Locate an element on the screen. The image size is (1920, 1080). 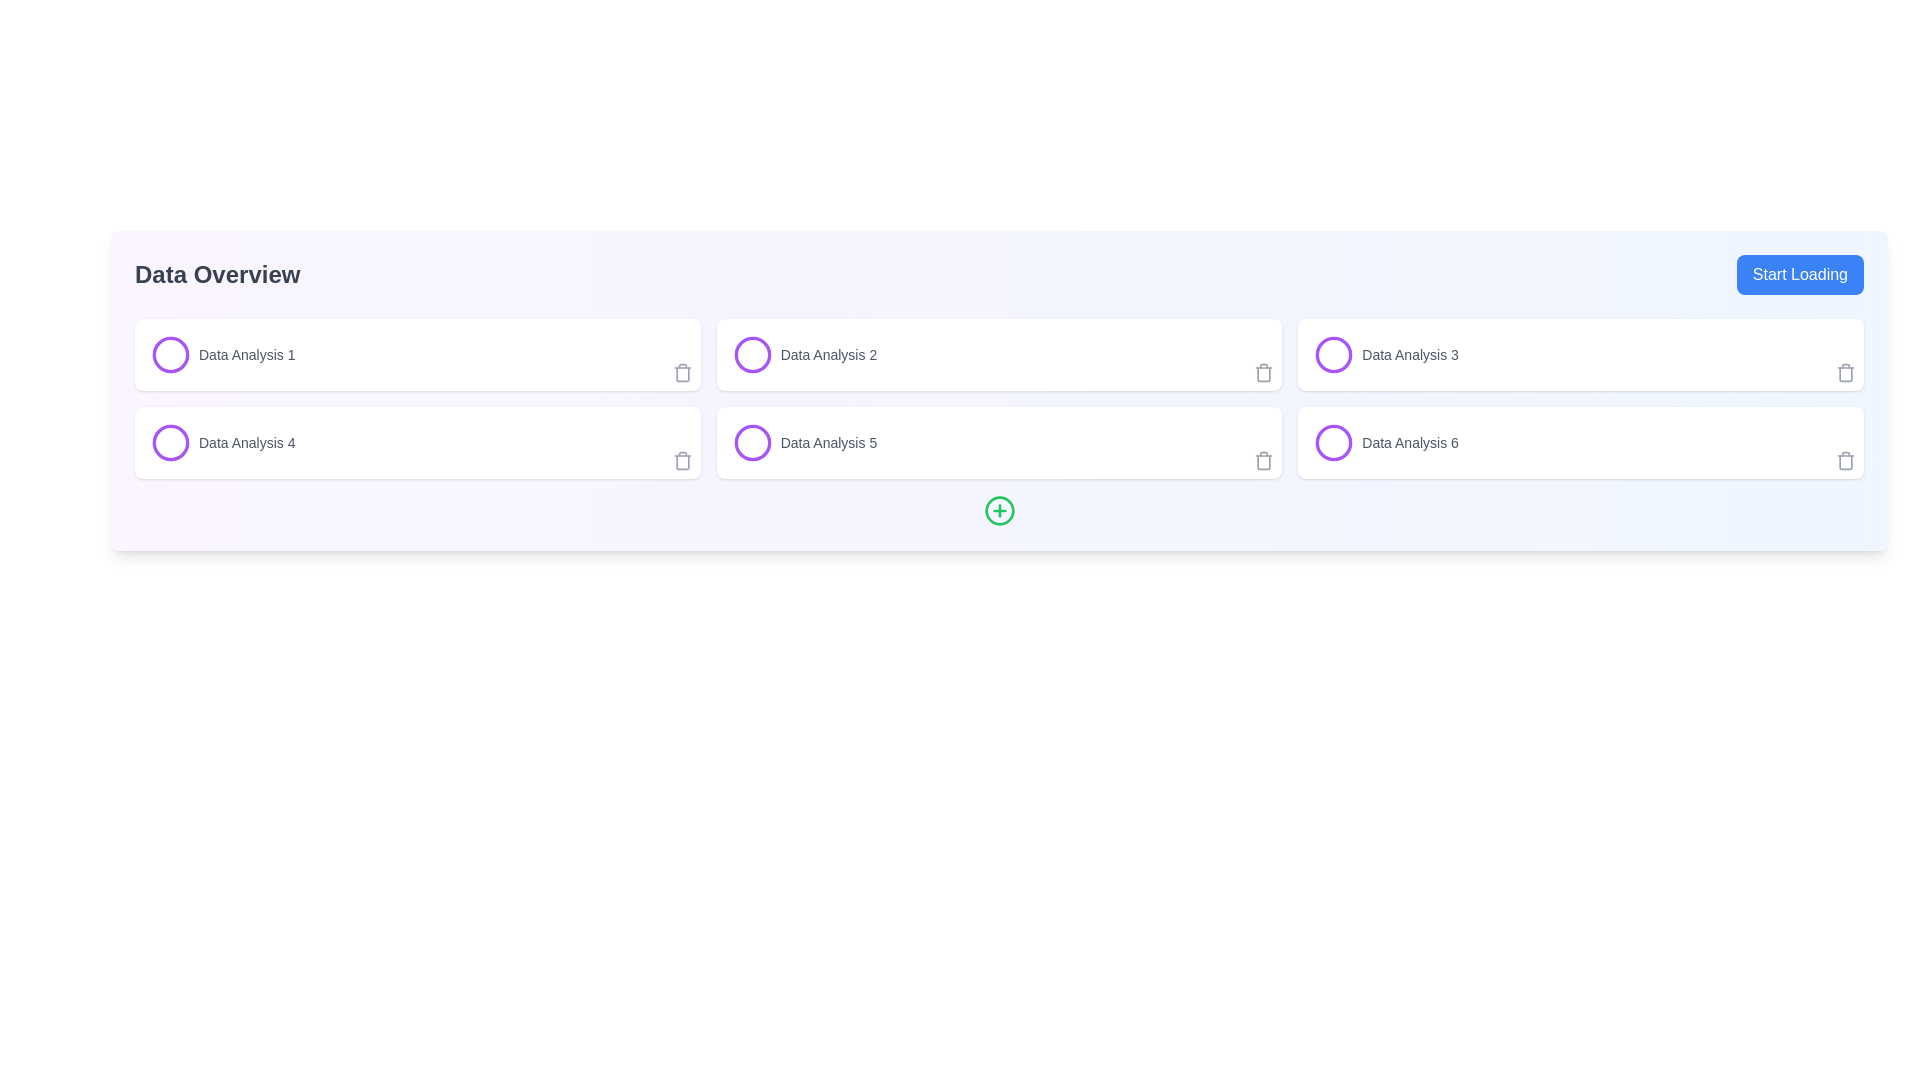
text from the label located in the first column of the second row below the 'Data Overview' heading, which serves as a title or identifier for an associated item is located at coordinates (246, 442).